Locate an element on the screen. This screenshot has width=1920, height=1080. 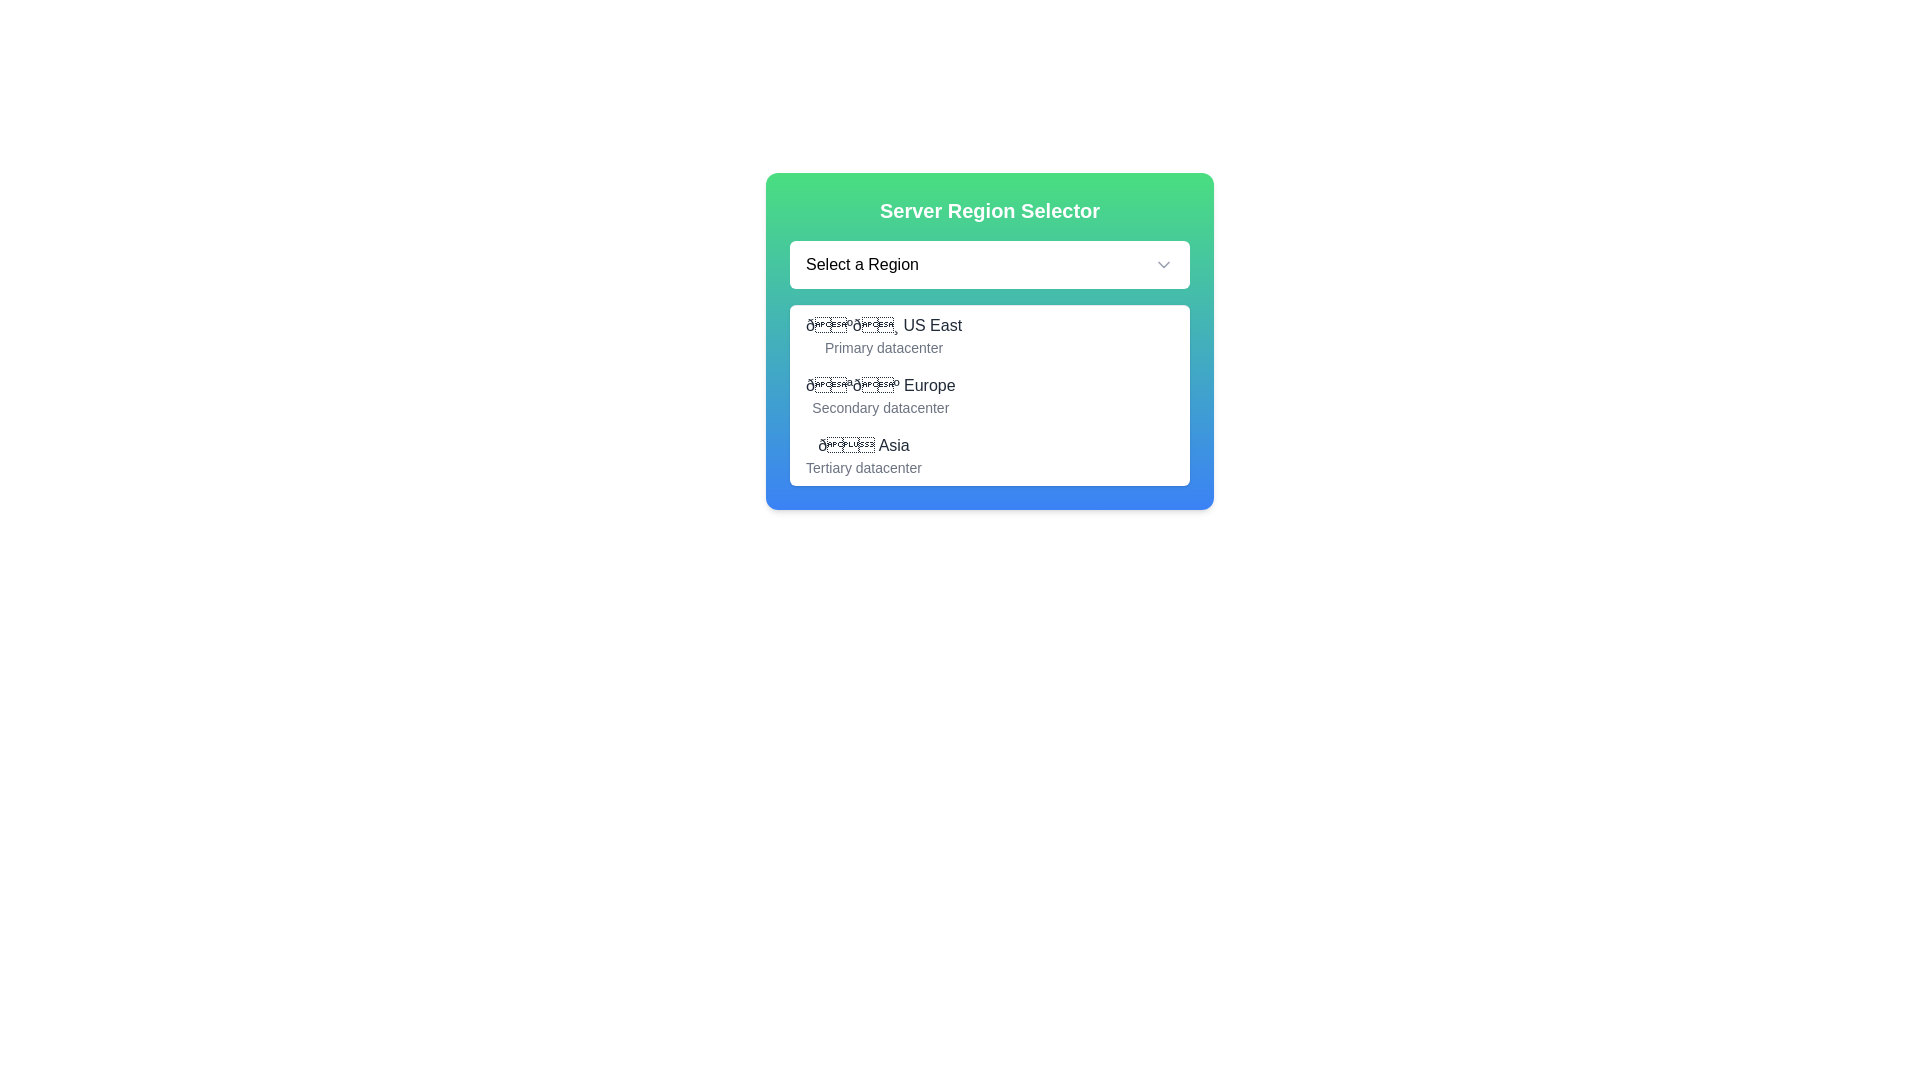
the chevron-down icon button located at the far right edge of the 'Select a Region' input box is located at coordinates (1163, 264).